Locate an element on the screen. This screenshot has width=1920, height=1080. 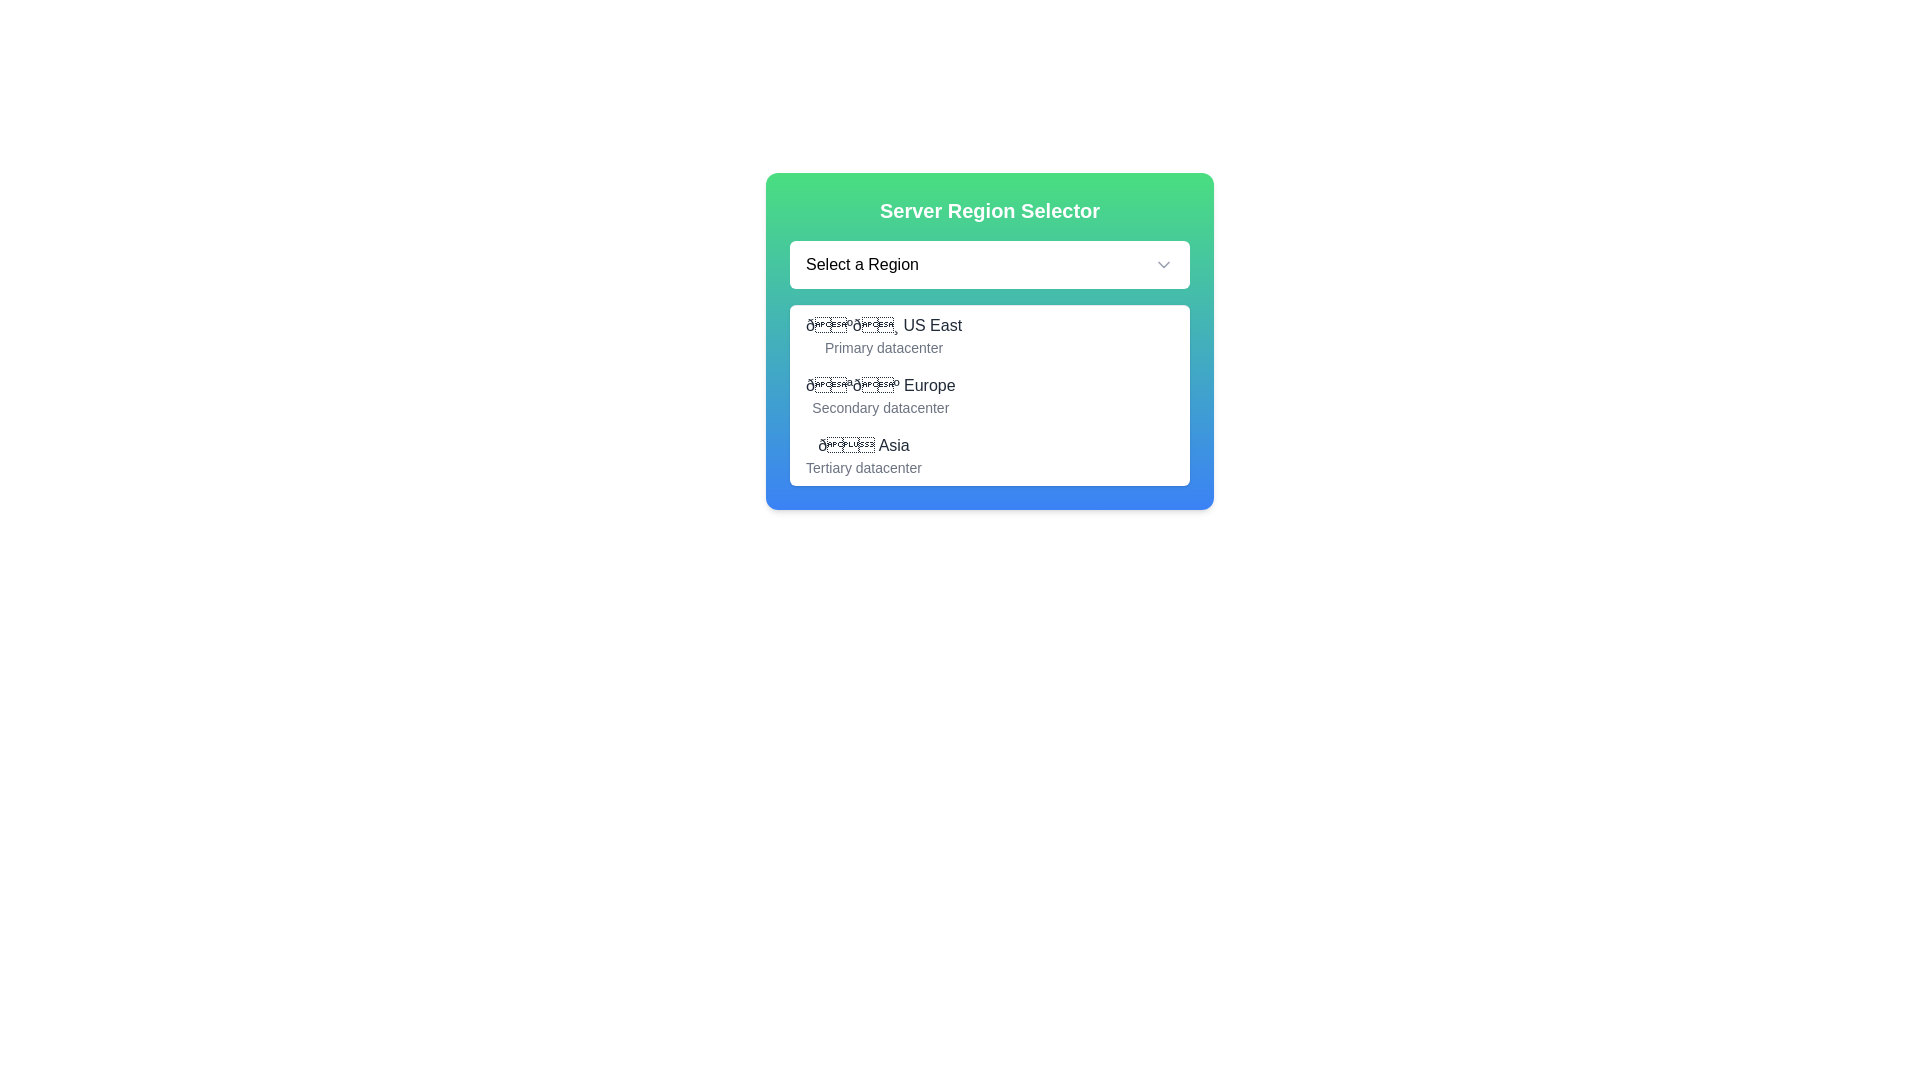
the chevron-down icon button located at the far right edge of the 'Select a Region' input box is located at coordinates (1163, 264).